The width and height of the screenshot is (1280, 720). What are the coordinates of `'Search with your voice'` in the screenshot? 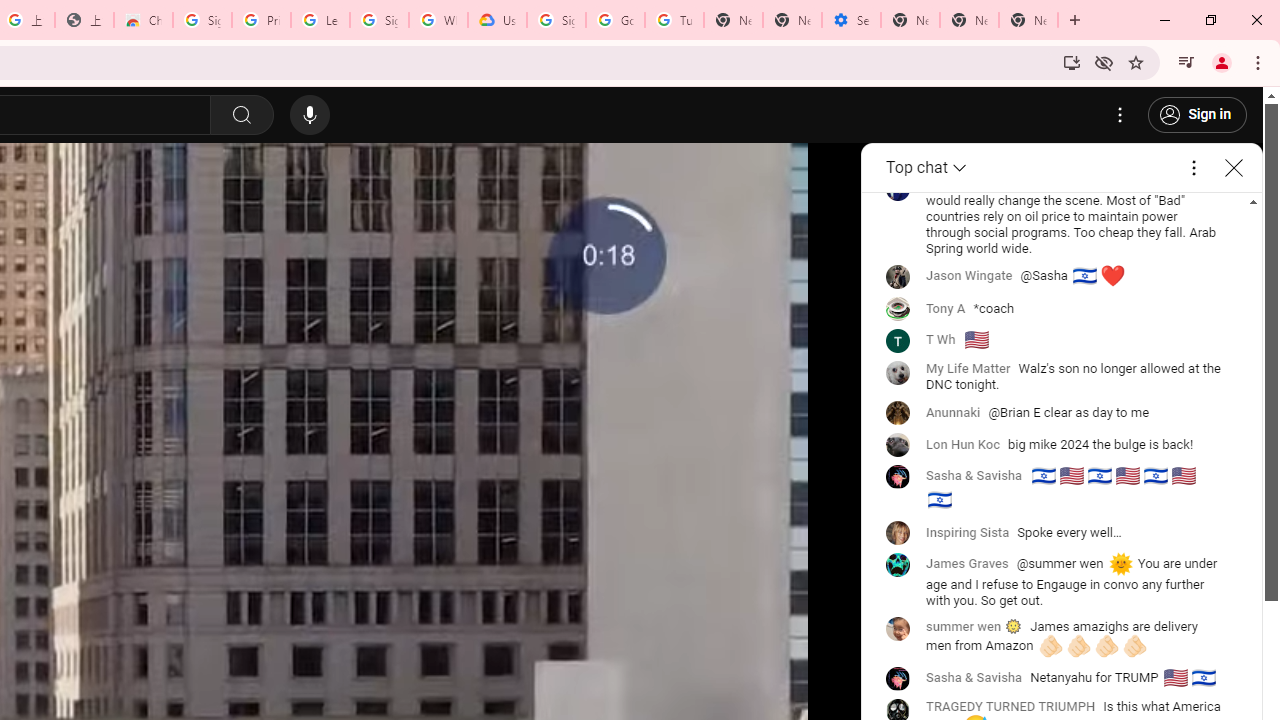 It's located at (308, 115).